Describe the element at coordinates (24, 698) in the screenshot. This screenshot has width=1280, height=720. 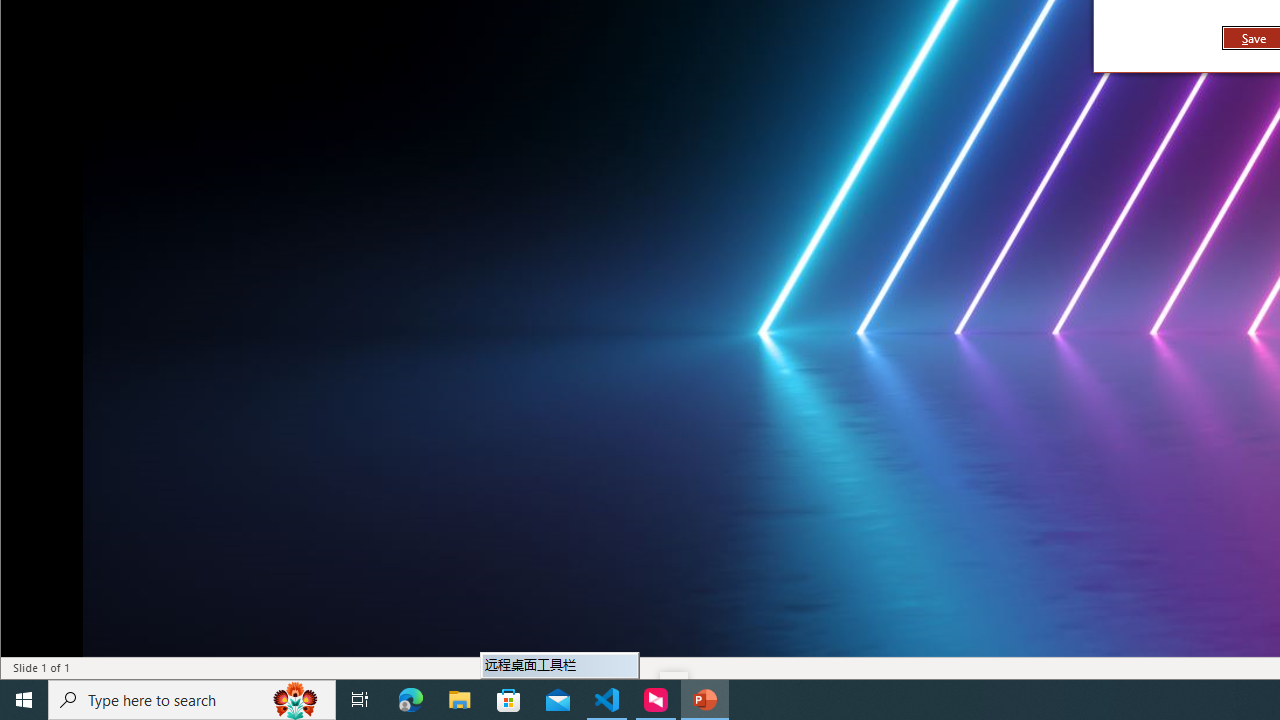
I see `'Start'` at that location.